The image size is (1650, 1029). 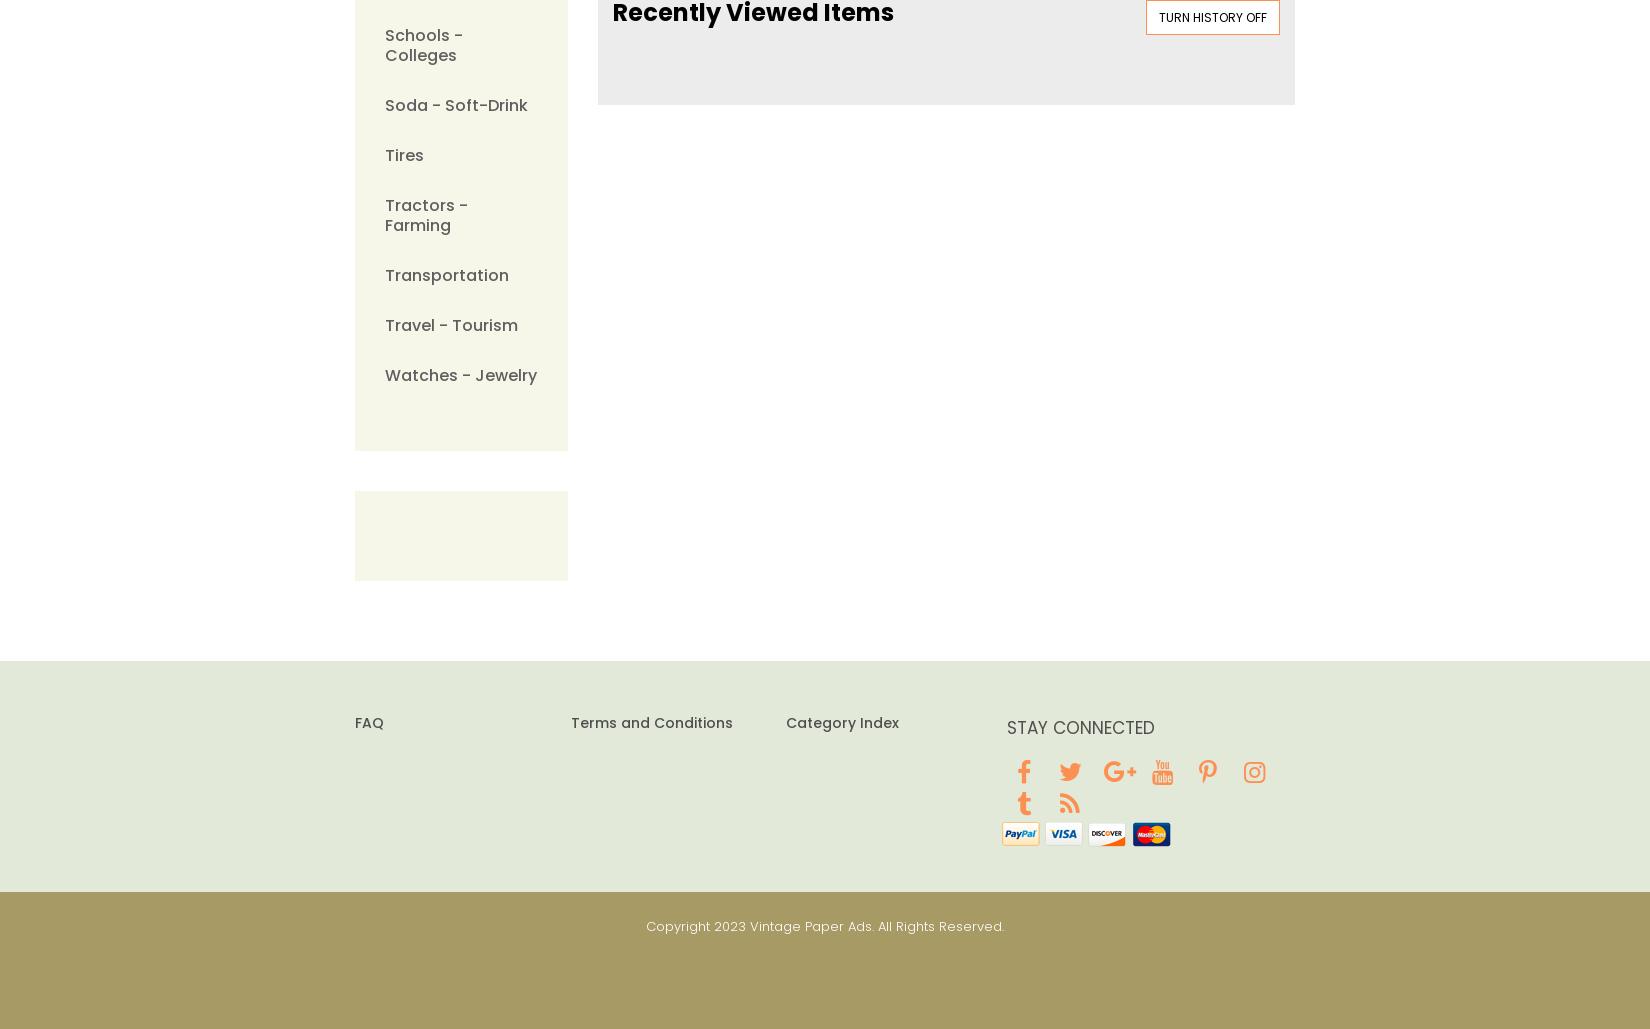 I want to click on 'Terms and Conditions', so click(x=569, y=721).